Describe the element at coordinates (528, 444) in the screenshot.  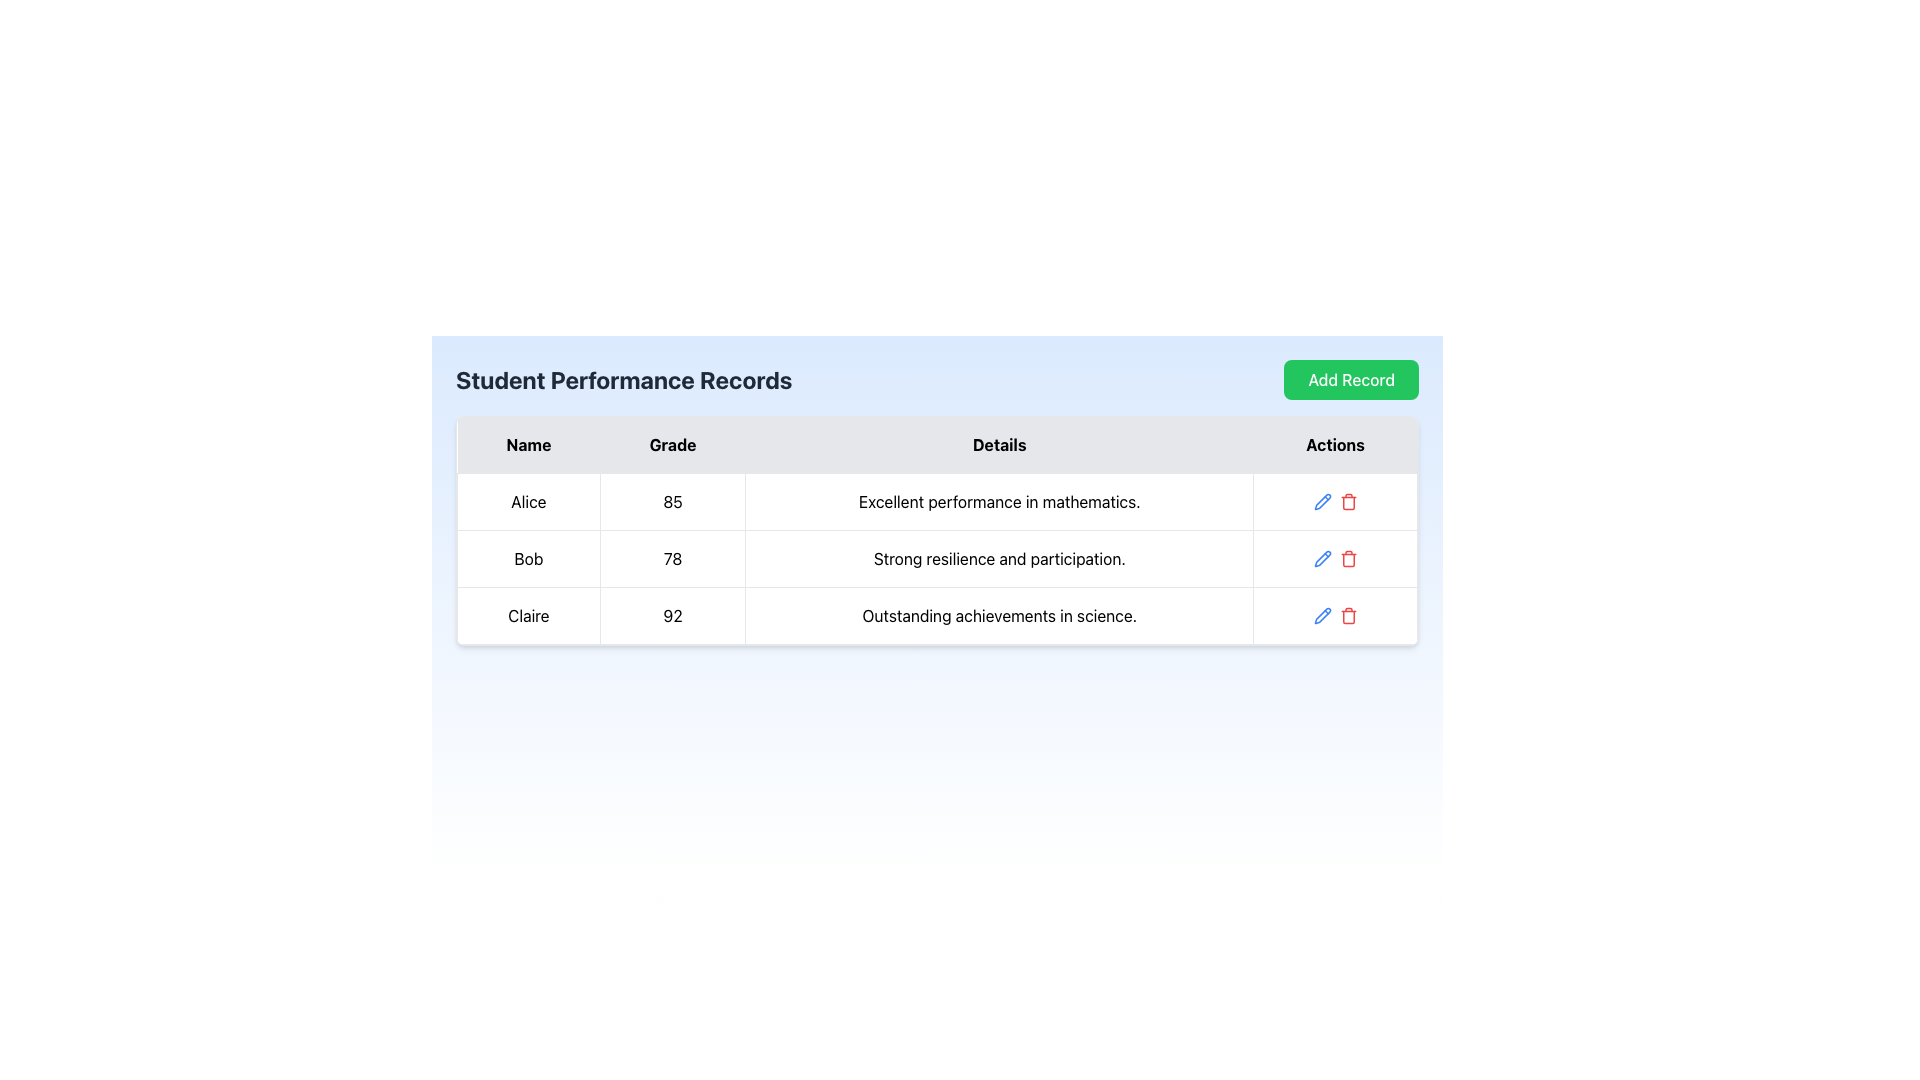
I see `text from the first column header of the table which specifies the names` at that location.